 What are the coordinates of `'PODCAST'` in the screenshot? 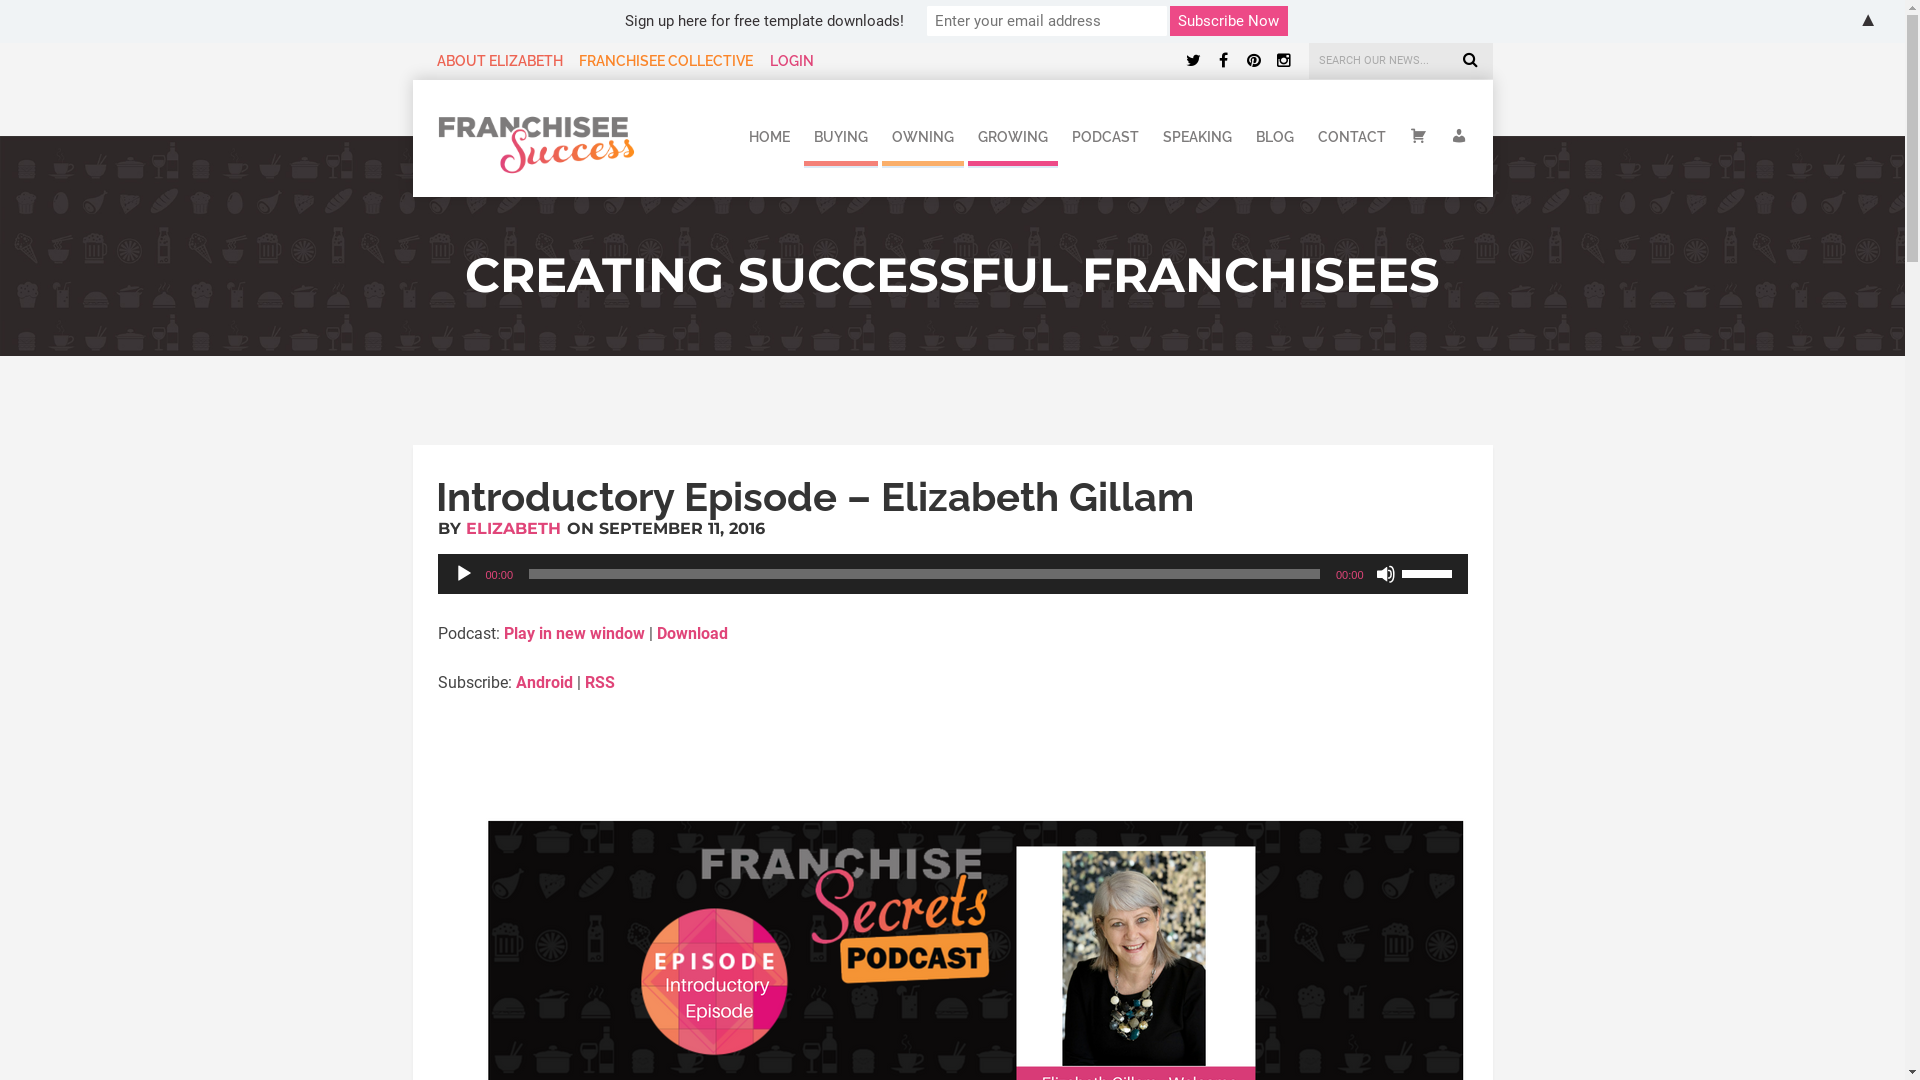 It's located at (1104, 132).